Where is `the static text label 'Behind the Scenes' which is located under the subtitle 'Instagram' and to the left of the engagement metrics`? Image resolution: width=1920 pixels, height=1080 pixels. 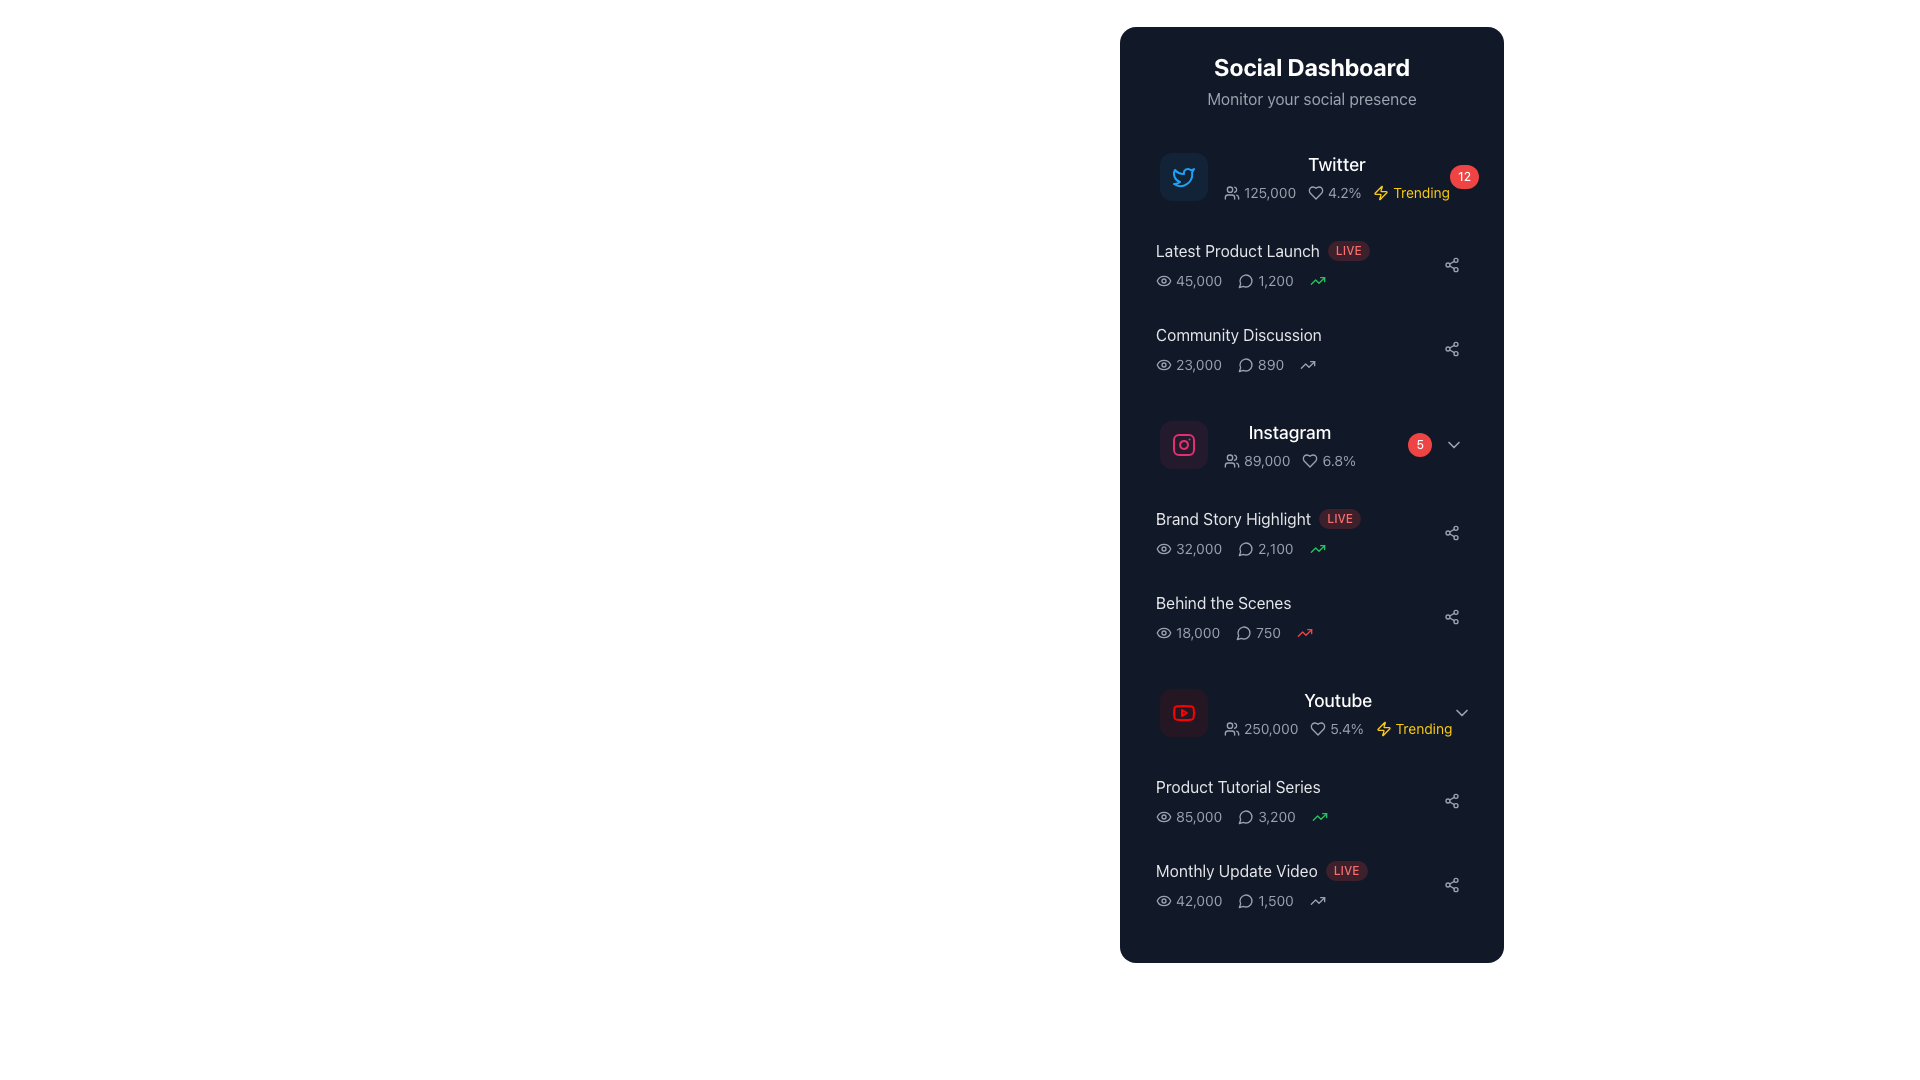 the static text label 'Behind the Scenes' which is located under the subtitle 'Instagram' and to the left of the engagement metrics is located at coordinates (1222, 601).